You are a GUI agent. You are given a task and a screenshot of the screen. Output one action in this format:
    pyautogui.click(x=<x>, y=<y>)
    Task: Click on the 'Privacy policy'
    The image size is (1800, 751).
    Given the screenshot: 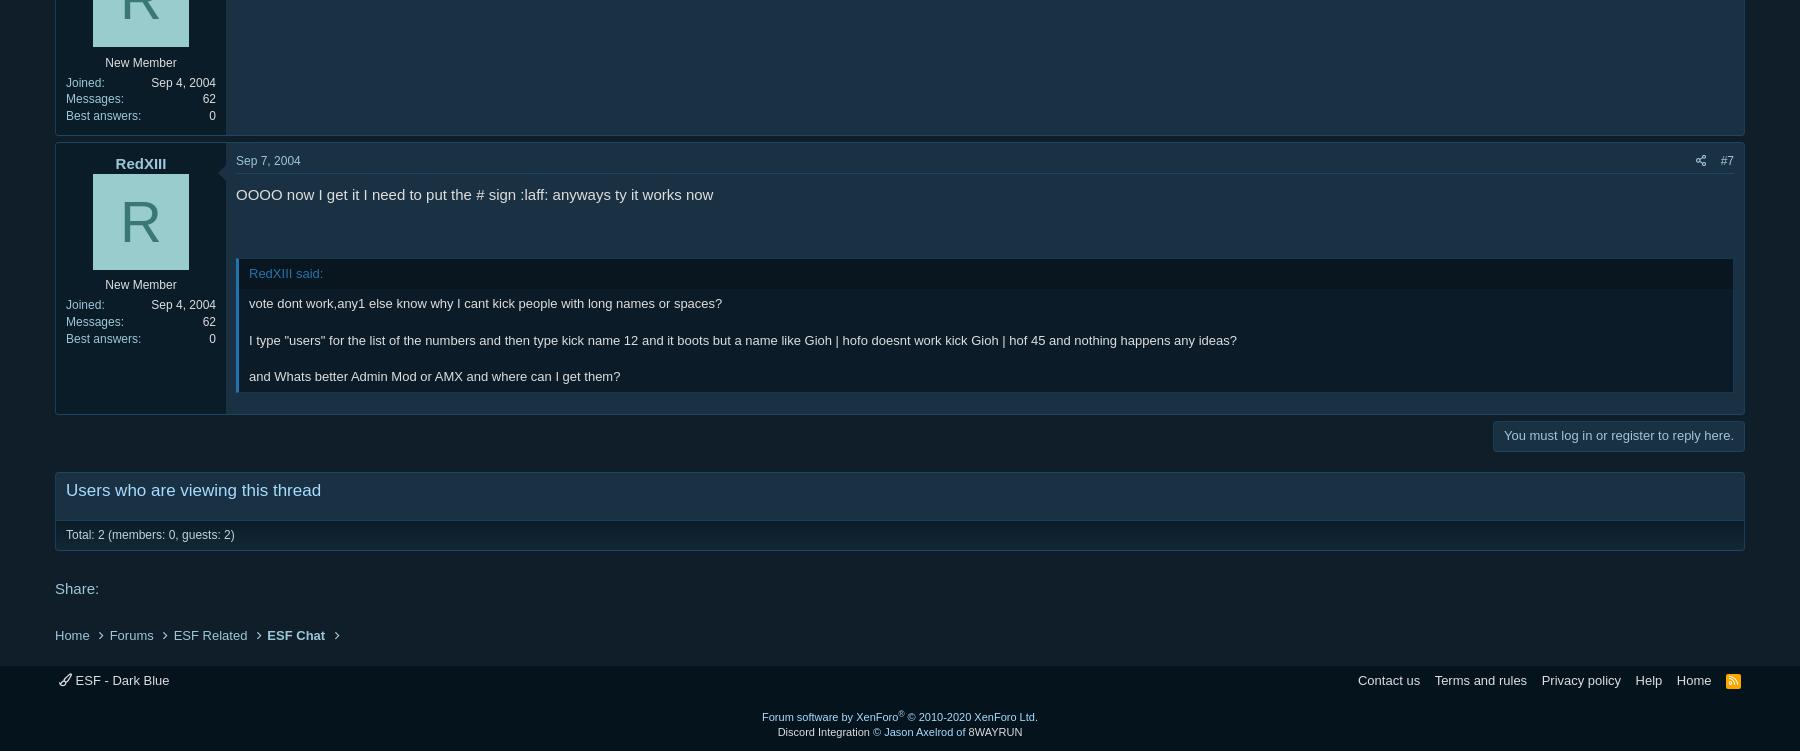 What is the action you would take?
    pyautogui.click(x=1579, y=678)
    